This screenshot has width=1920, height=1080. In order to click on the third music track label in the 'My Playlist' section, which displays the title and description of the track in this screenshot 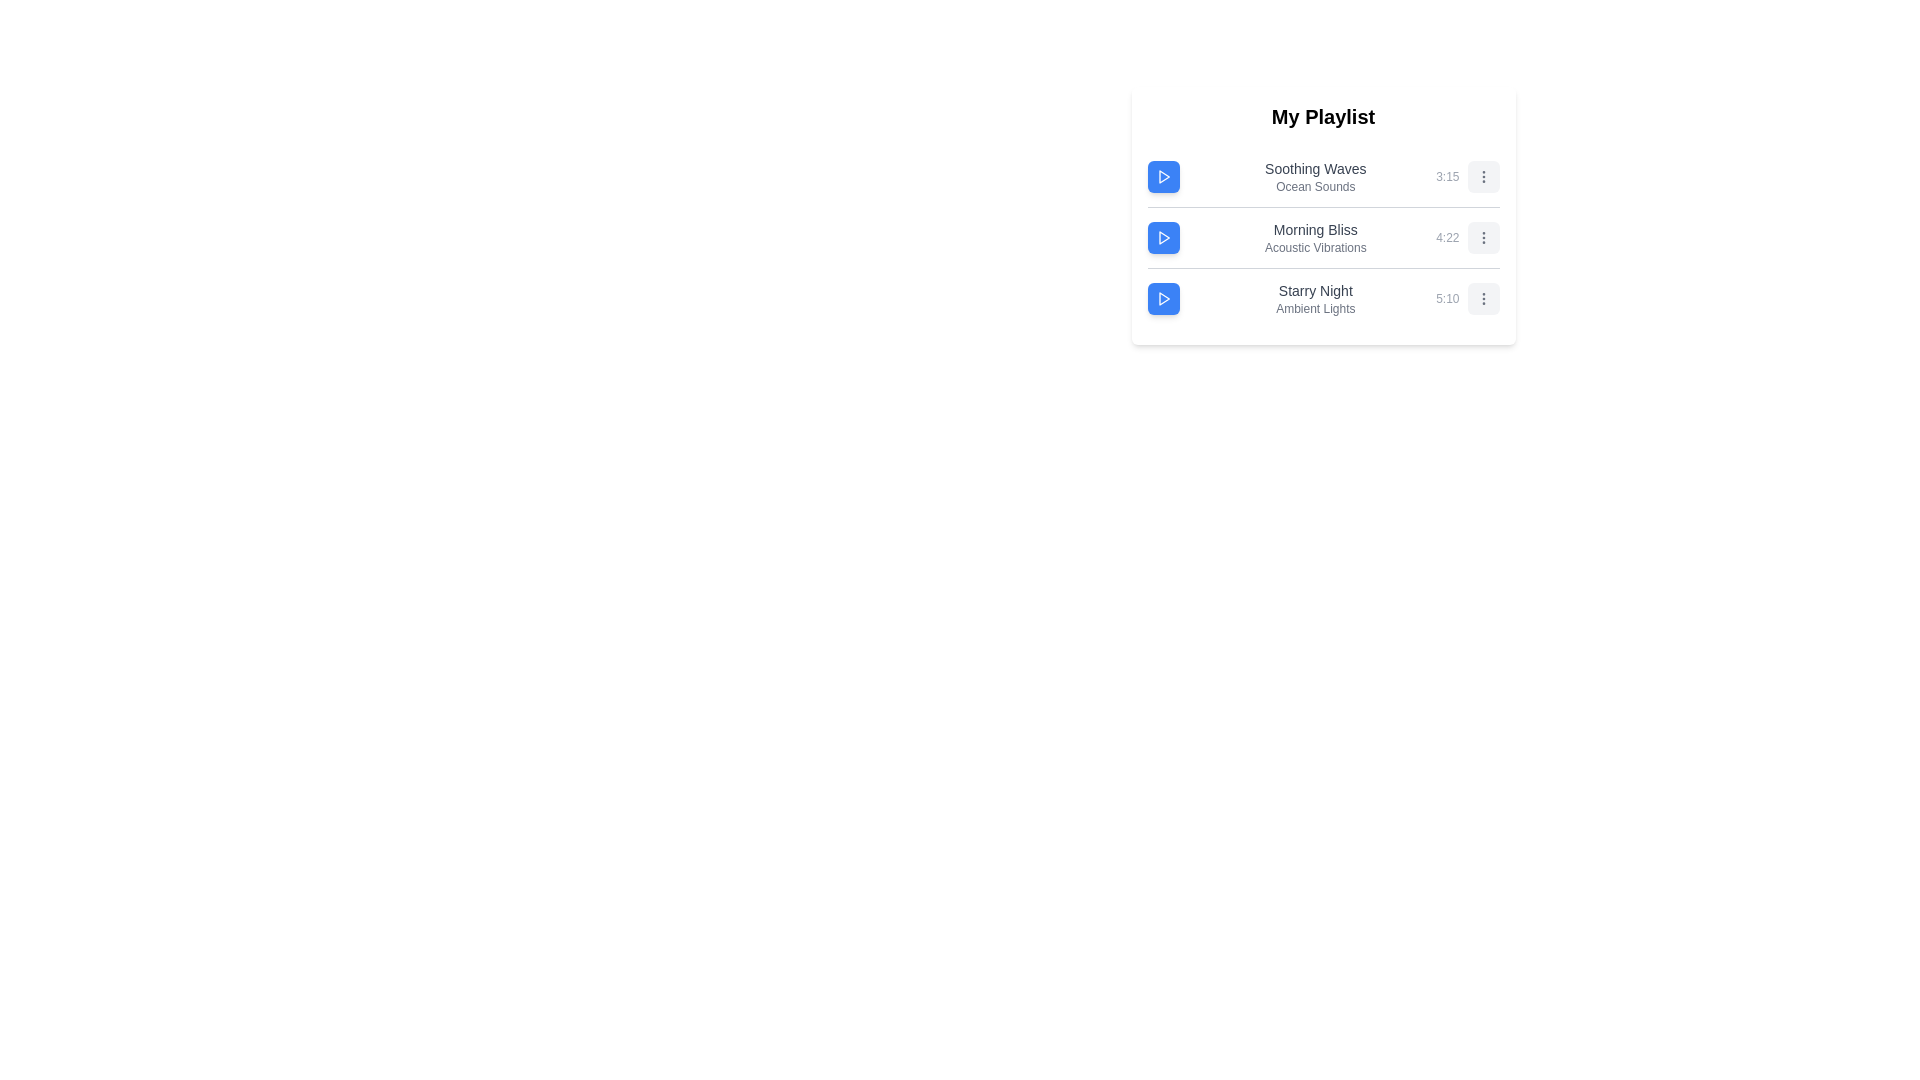, I will do `click(1315, 299)`.